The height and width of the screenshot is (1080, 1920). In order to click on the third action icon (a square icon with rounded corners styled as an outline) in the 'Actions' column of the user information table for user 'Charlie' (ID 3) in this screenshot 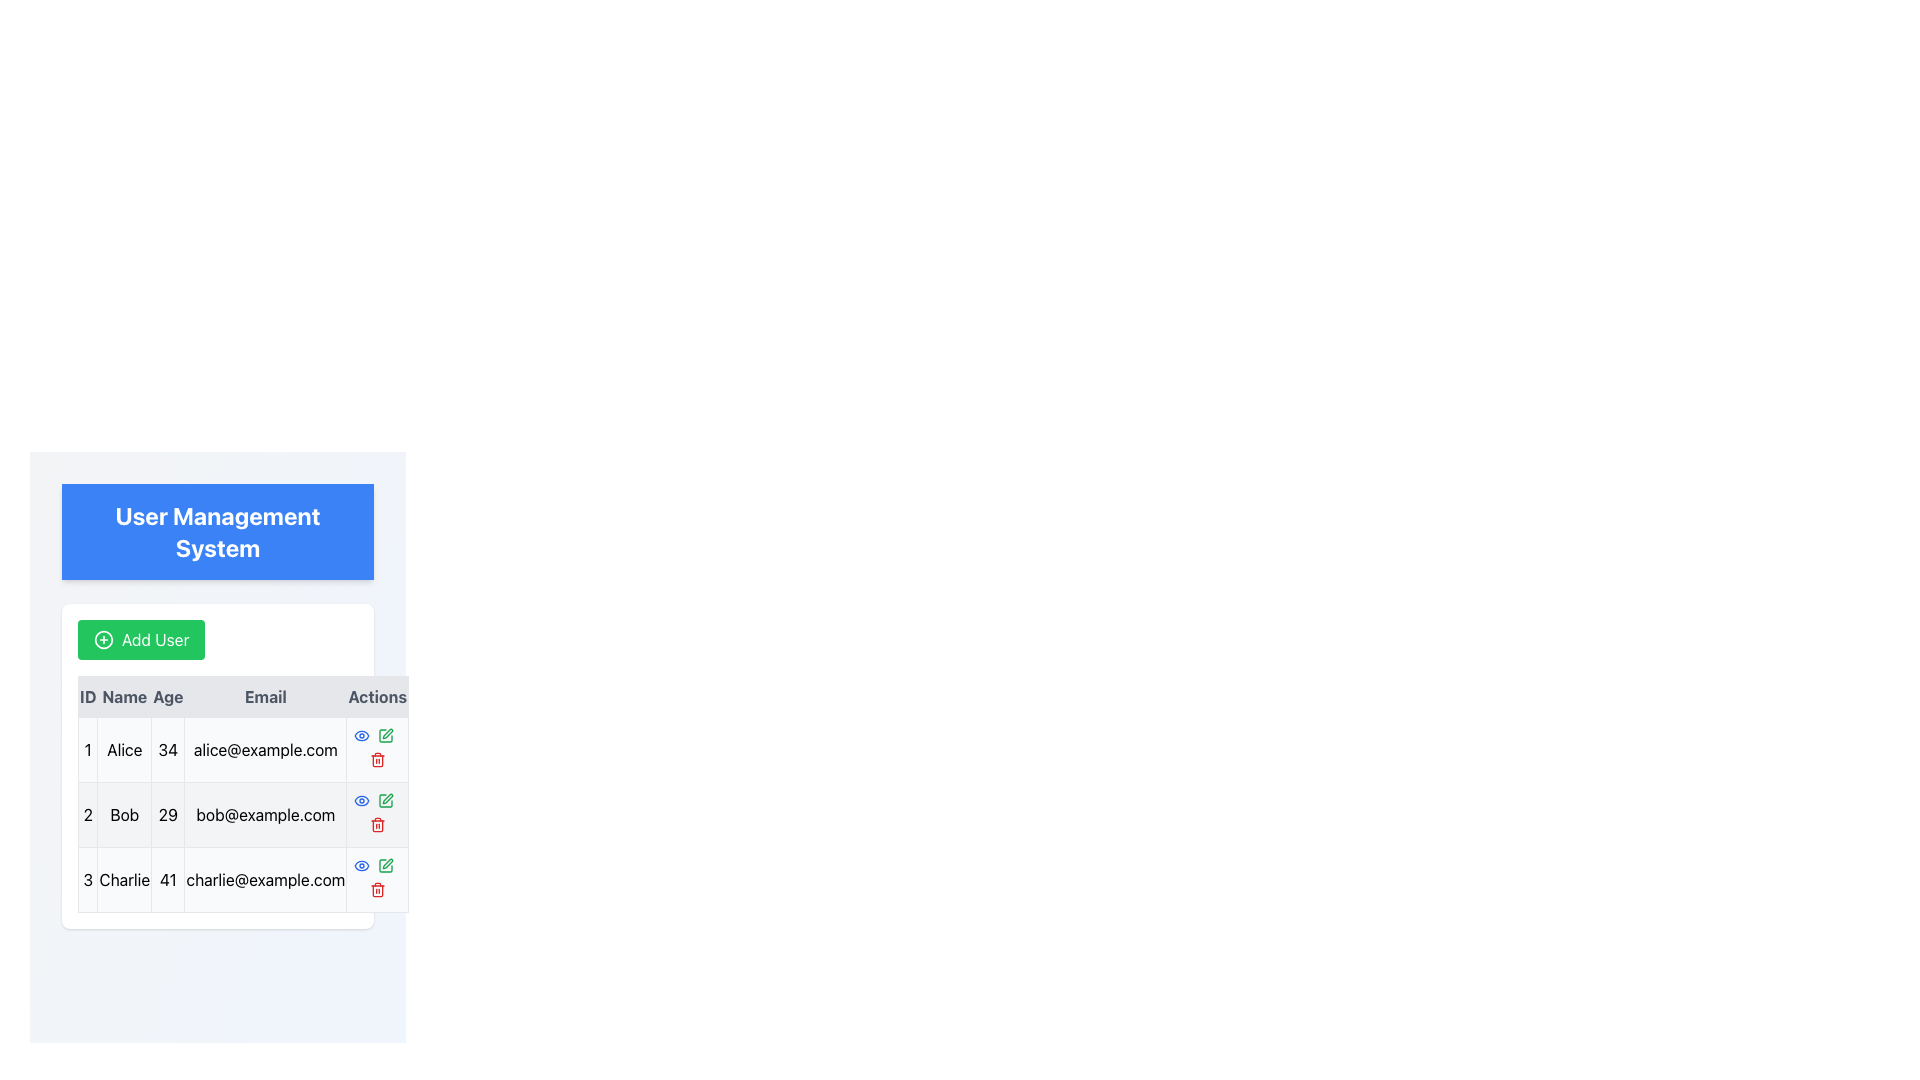, I will do `click(385, 865)`.